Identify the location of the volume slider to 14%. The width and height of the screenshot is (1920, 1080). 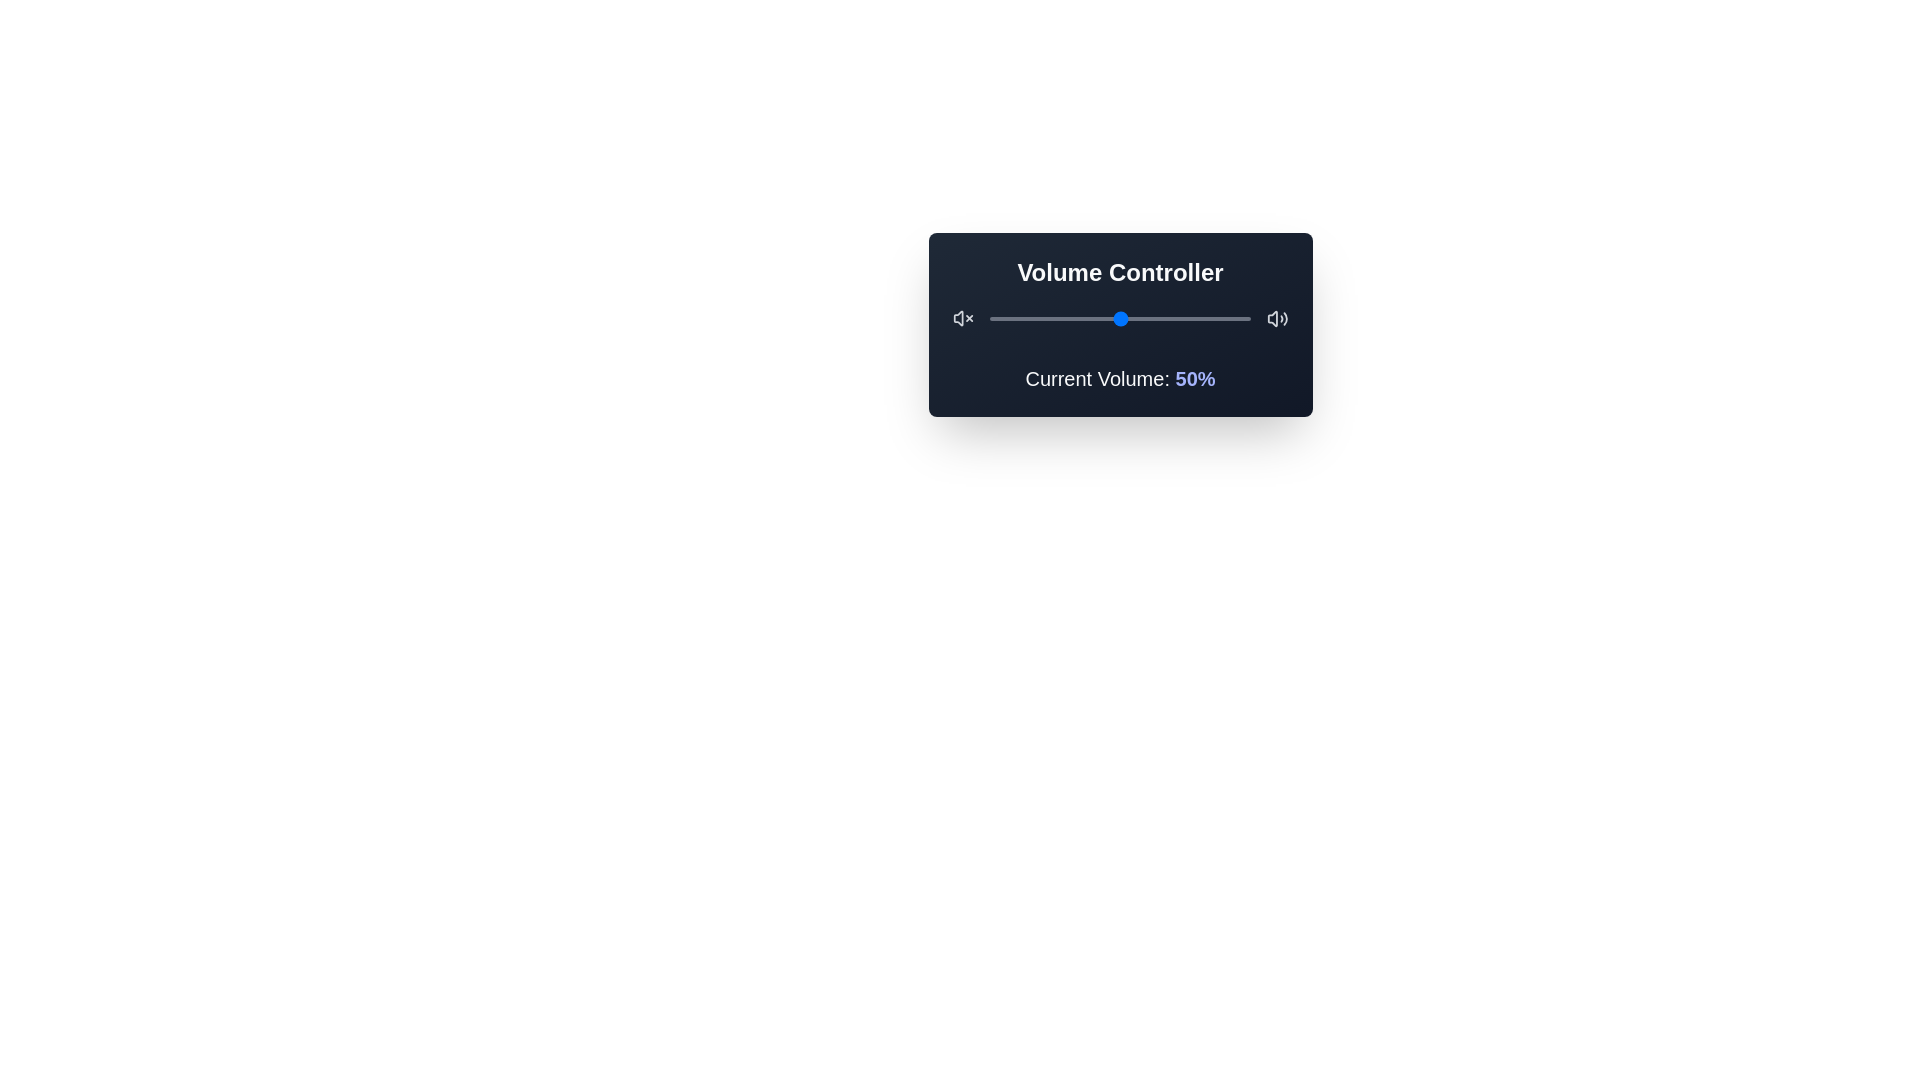
(1026, 318).